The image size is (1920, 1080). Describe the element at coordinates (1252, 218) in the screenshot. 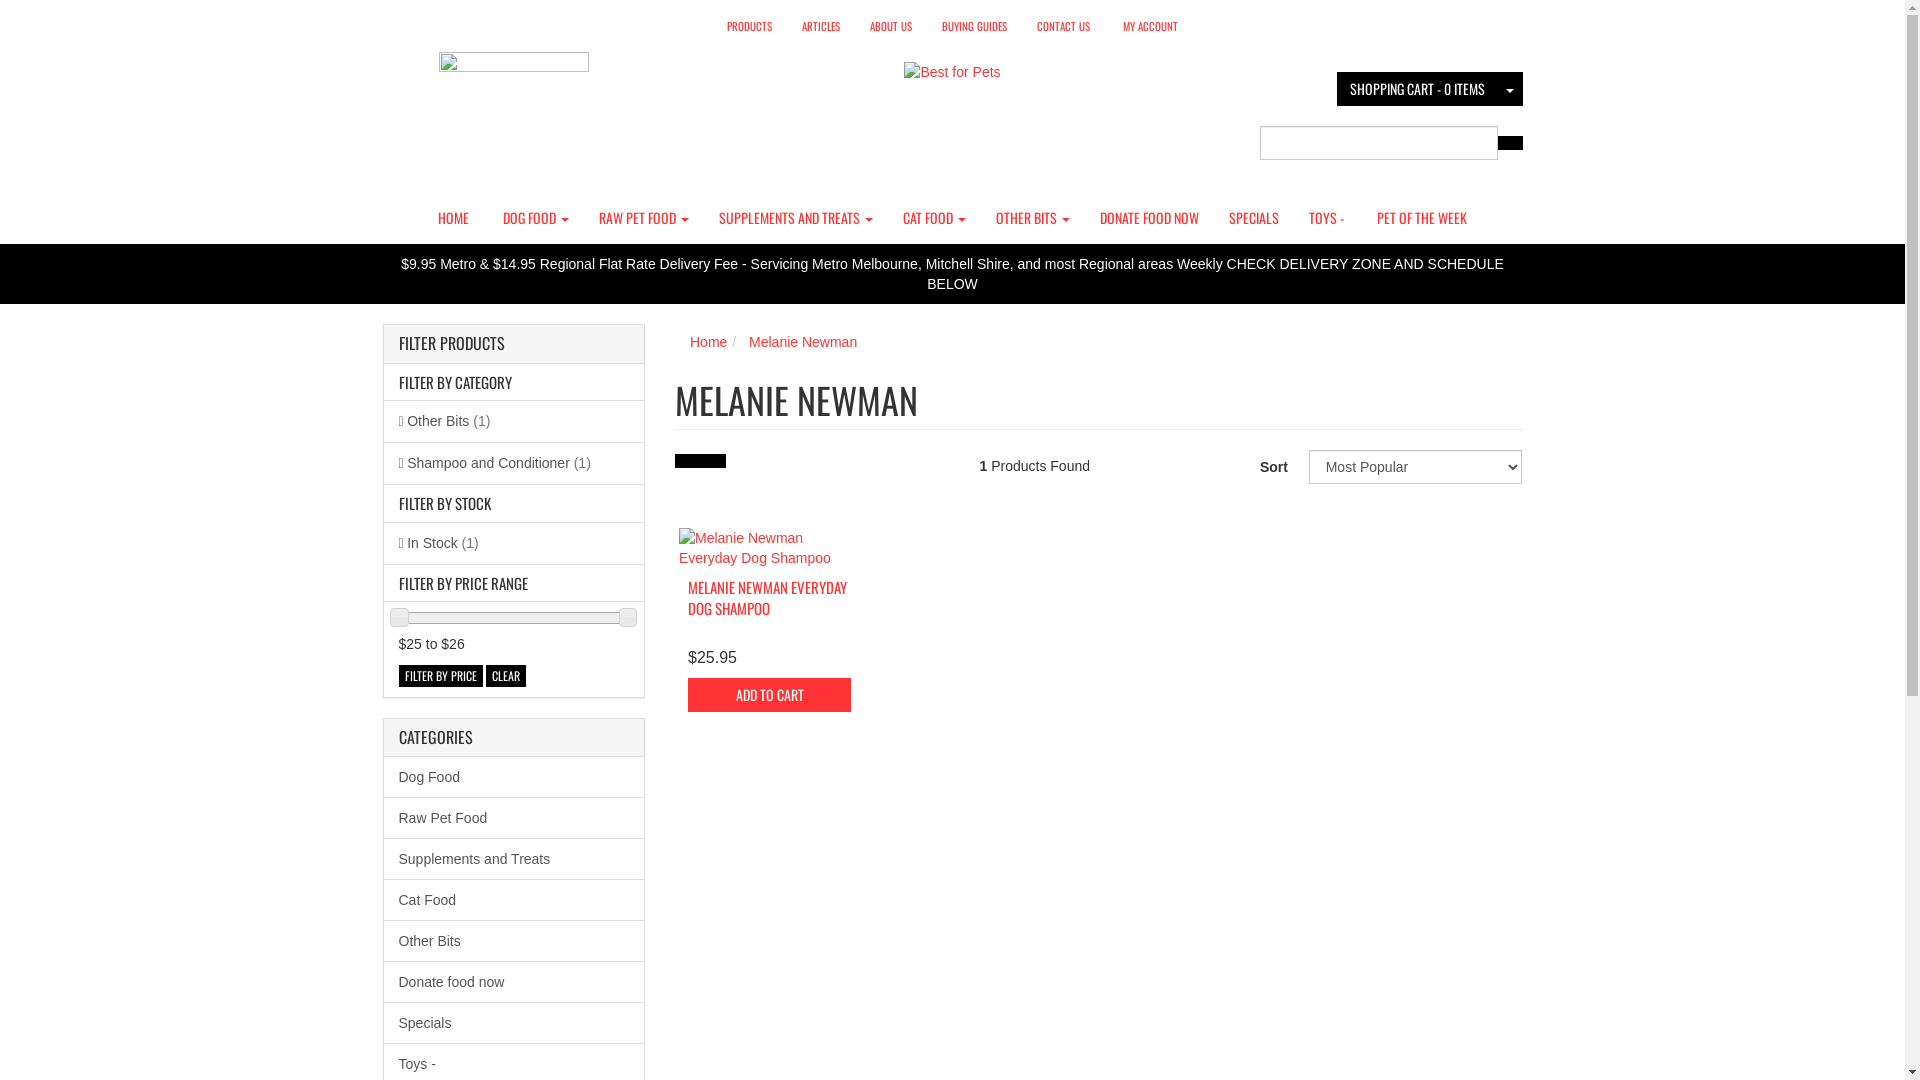

I see `'SPECIALS'` at that location.